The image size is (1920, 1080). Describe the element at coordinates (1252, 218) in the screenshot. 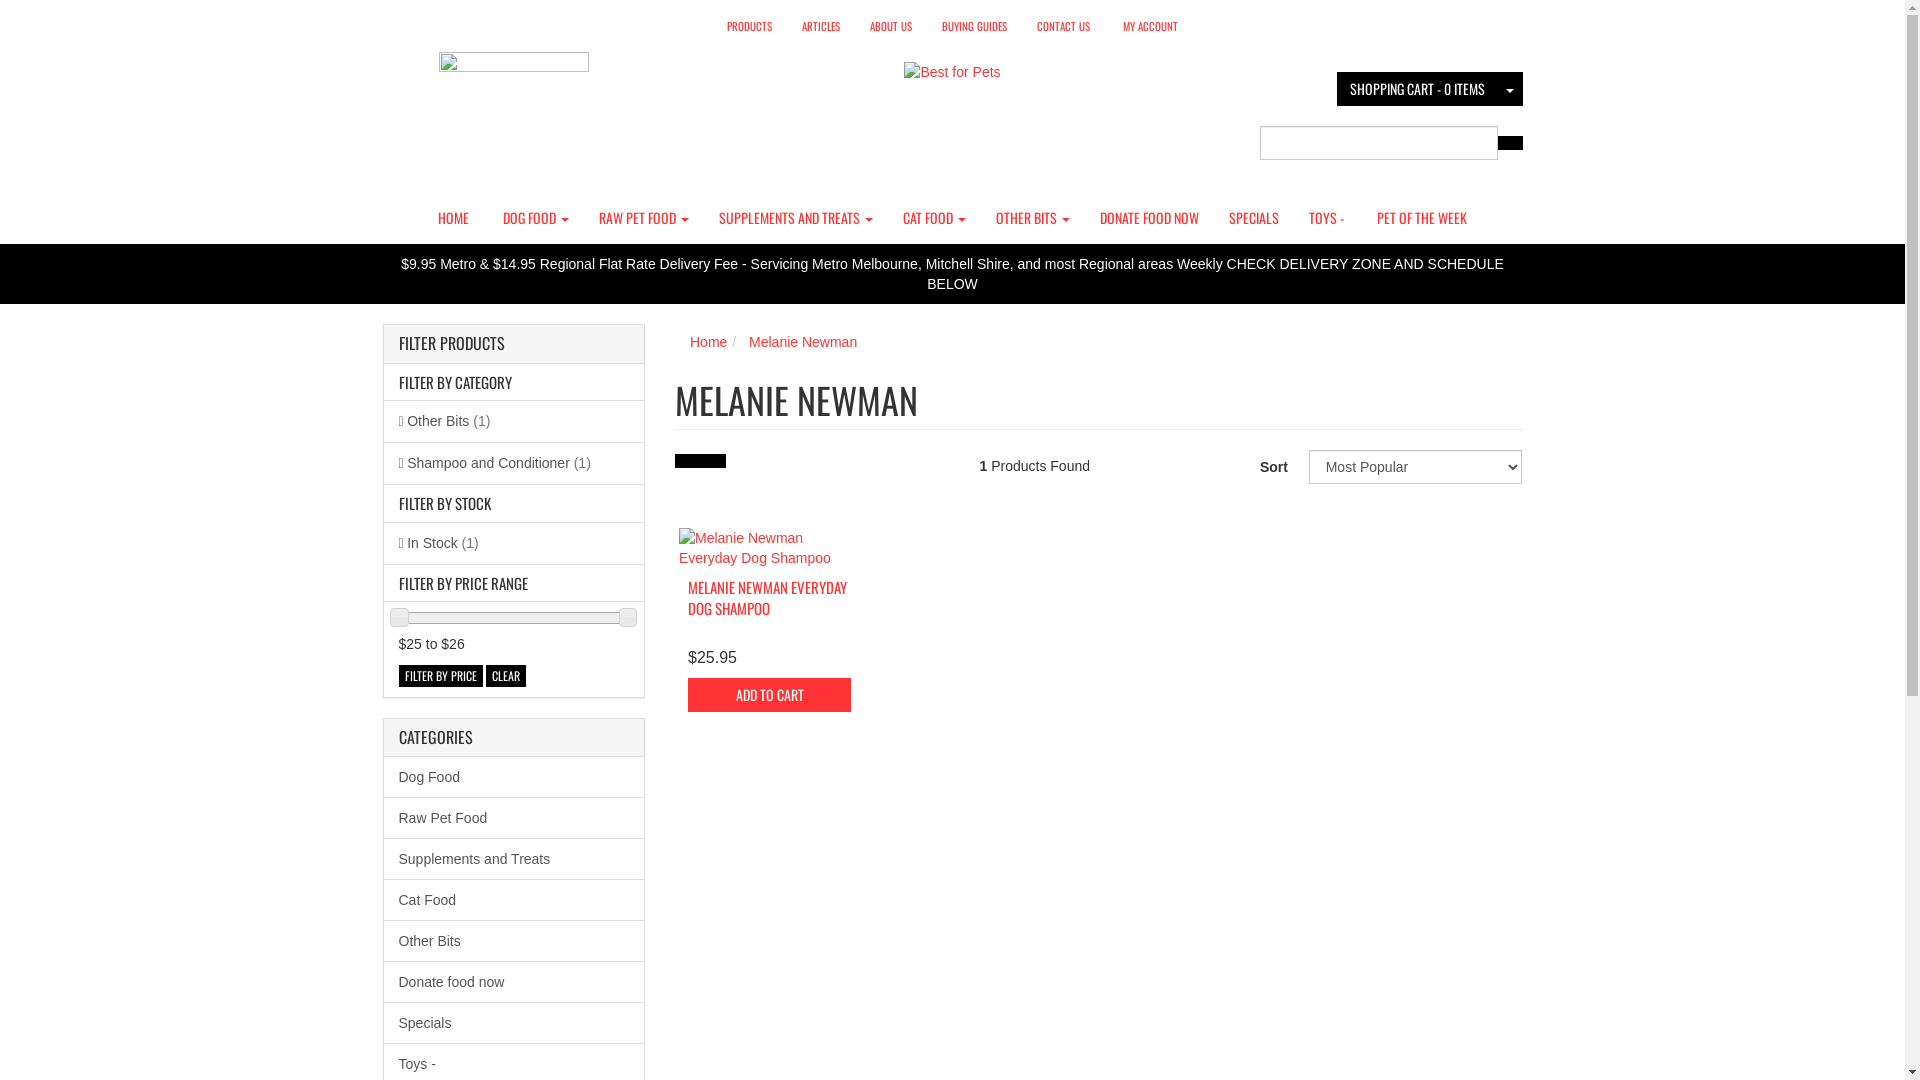

I see `'SPECIALS'` at that location.